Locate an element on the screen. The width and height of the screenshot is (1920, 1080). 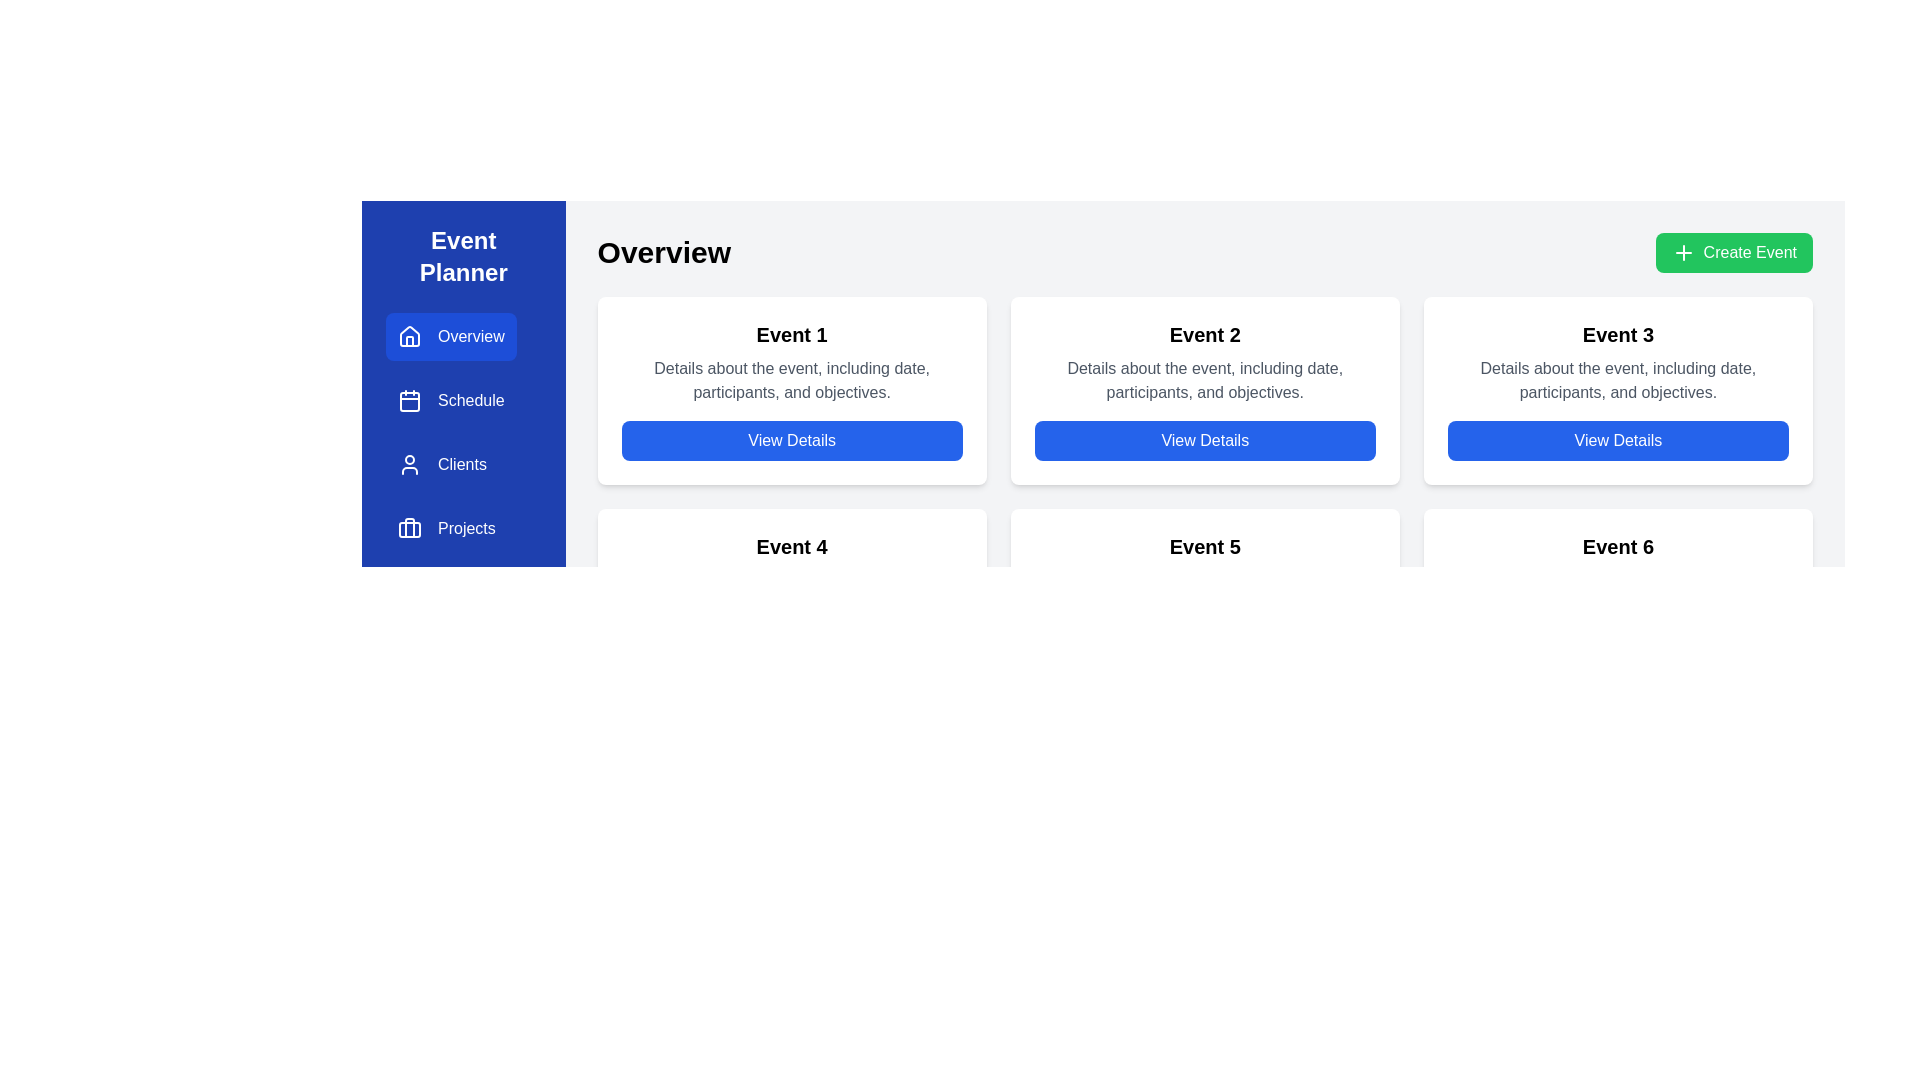
the 'Overview' text label in the sidebar menu is located at coordinates (470, 335).